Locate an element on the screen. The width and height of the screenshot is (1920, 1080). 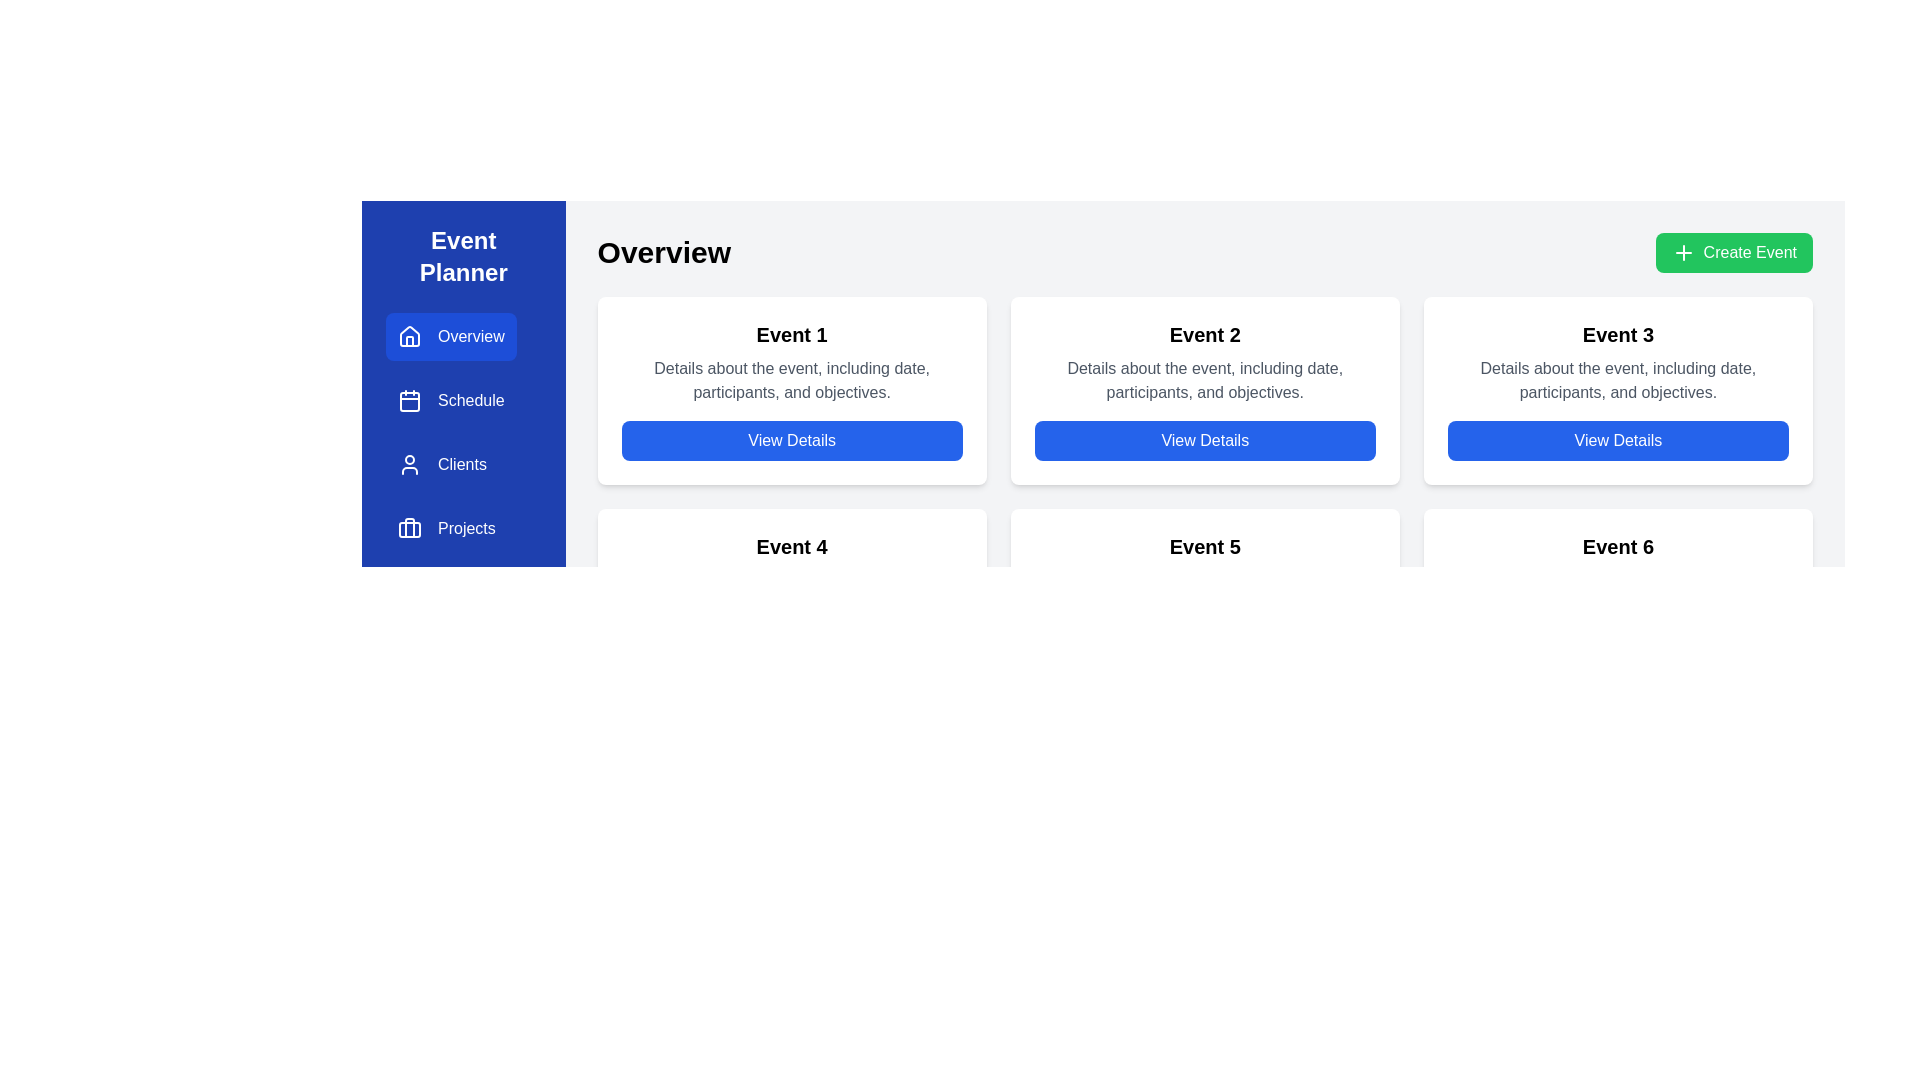
the 'Overview' text label in the sidebar menu is located at coordinates (470, 335).